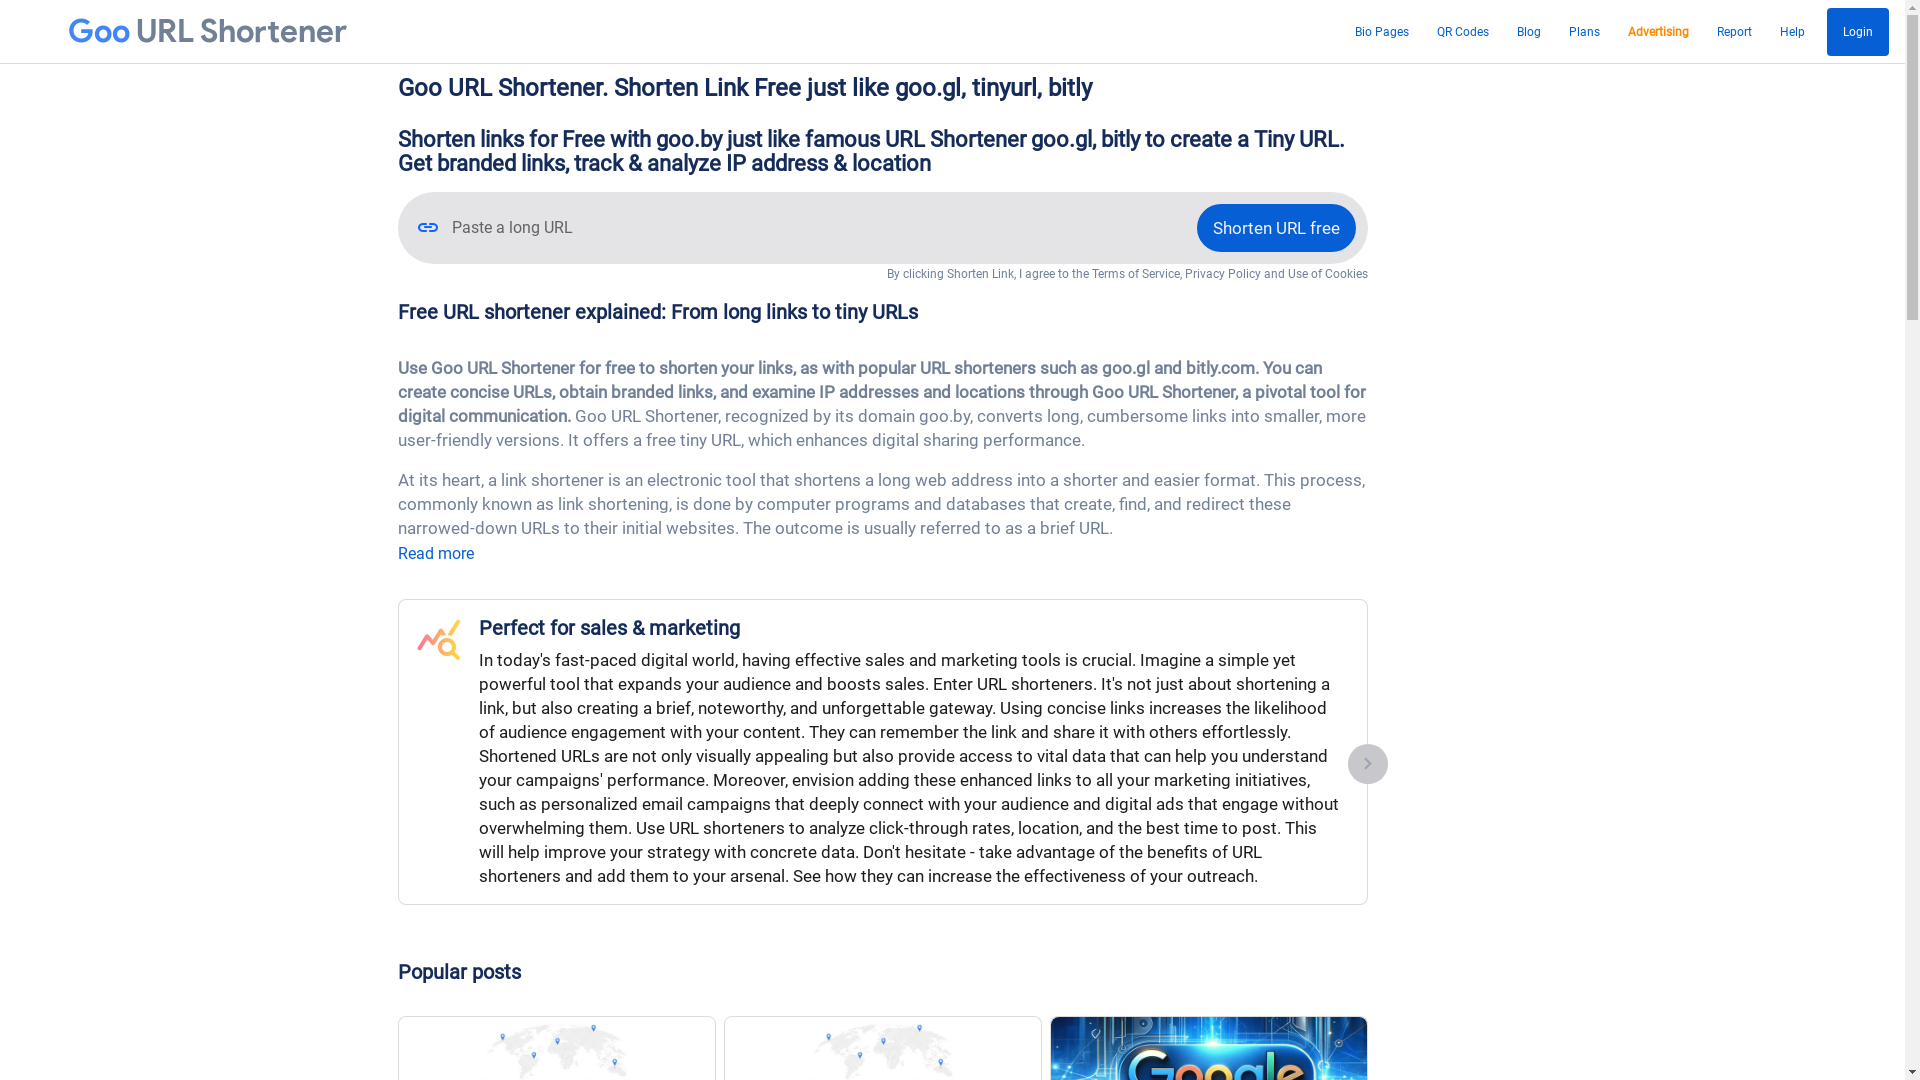  What do you see at coordinates (435, 553) in the screenshot?
I see `'Read more'` at bounding box center [435, 553].